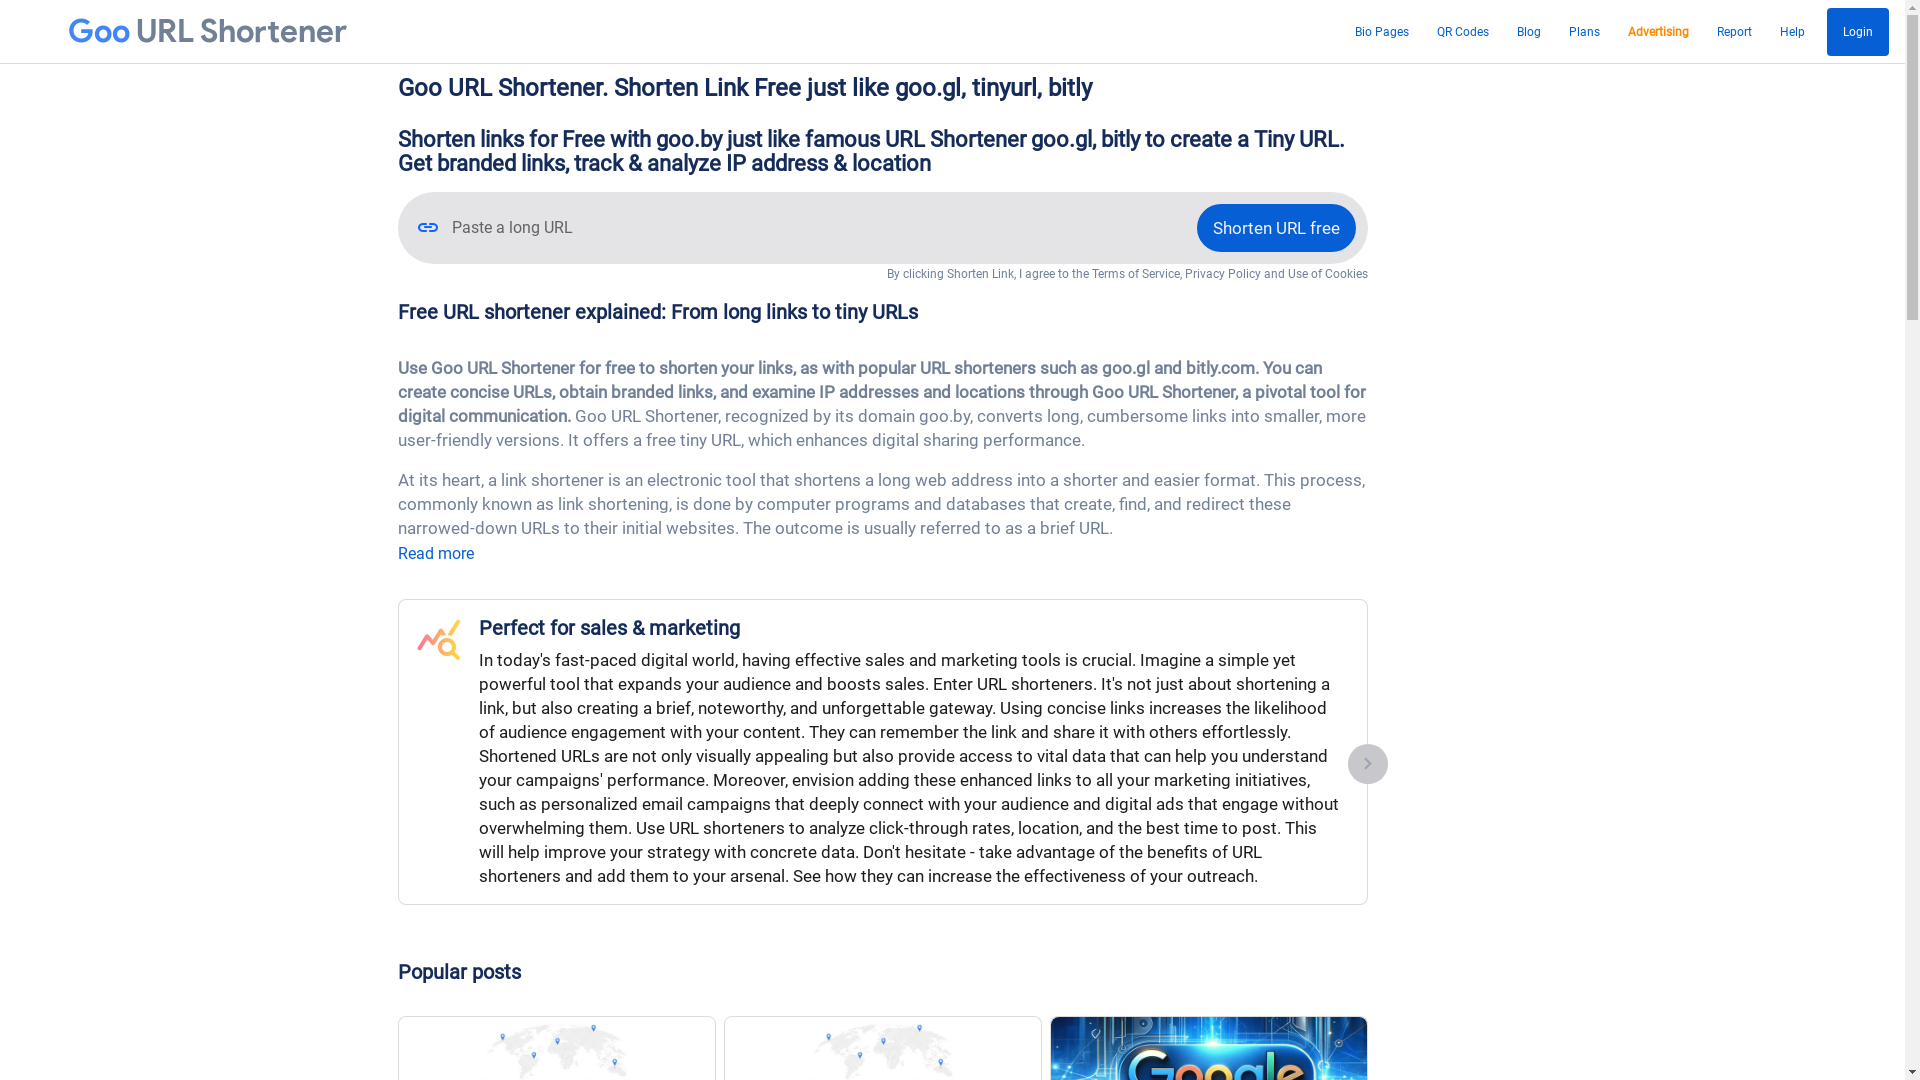  What do you see at coordinates (435, 553) in the screenshot?
I see `'Read more'` at bounding box center [435, 553].